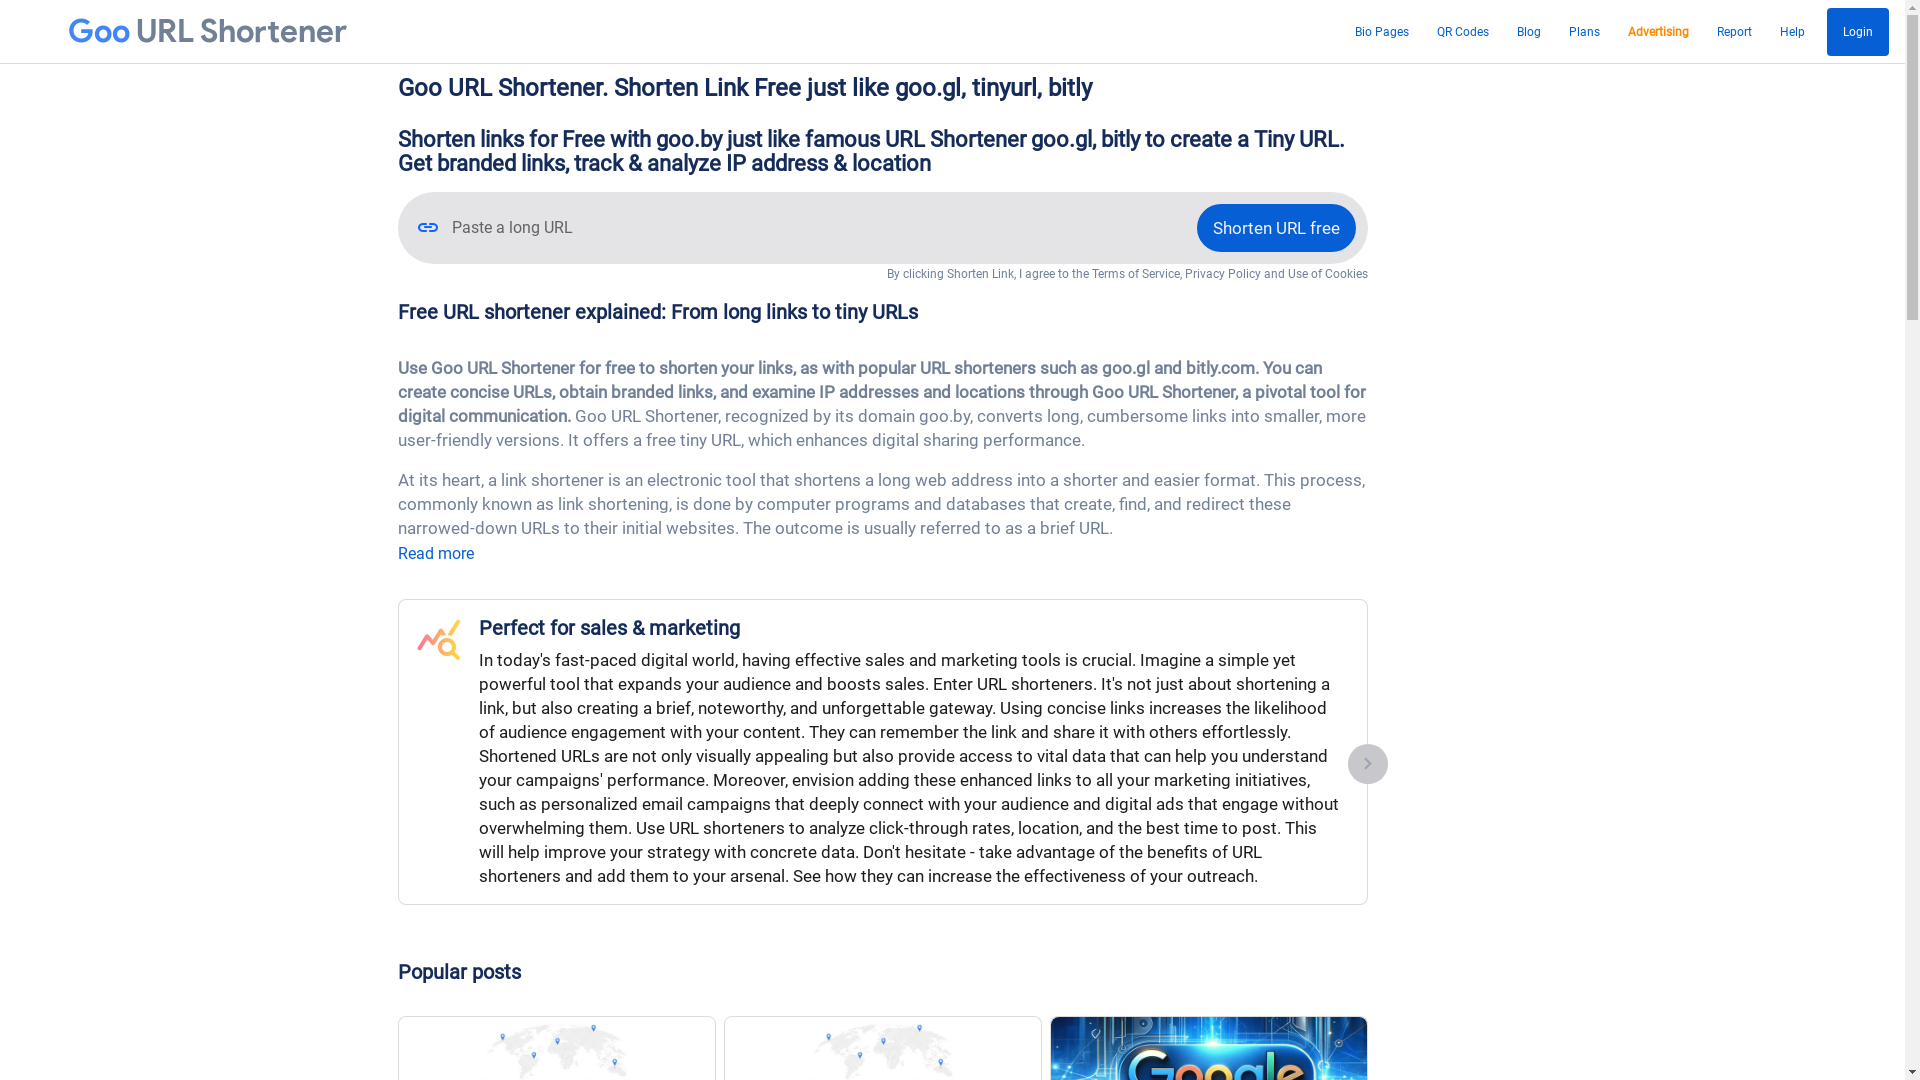  What do you see at coordinates (435, 553) in the screenshot?
I see `'Read more'` at bounding box center [435, 553].